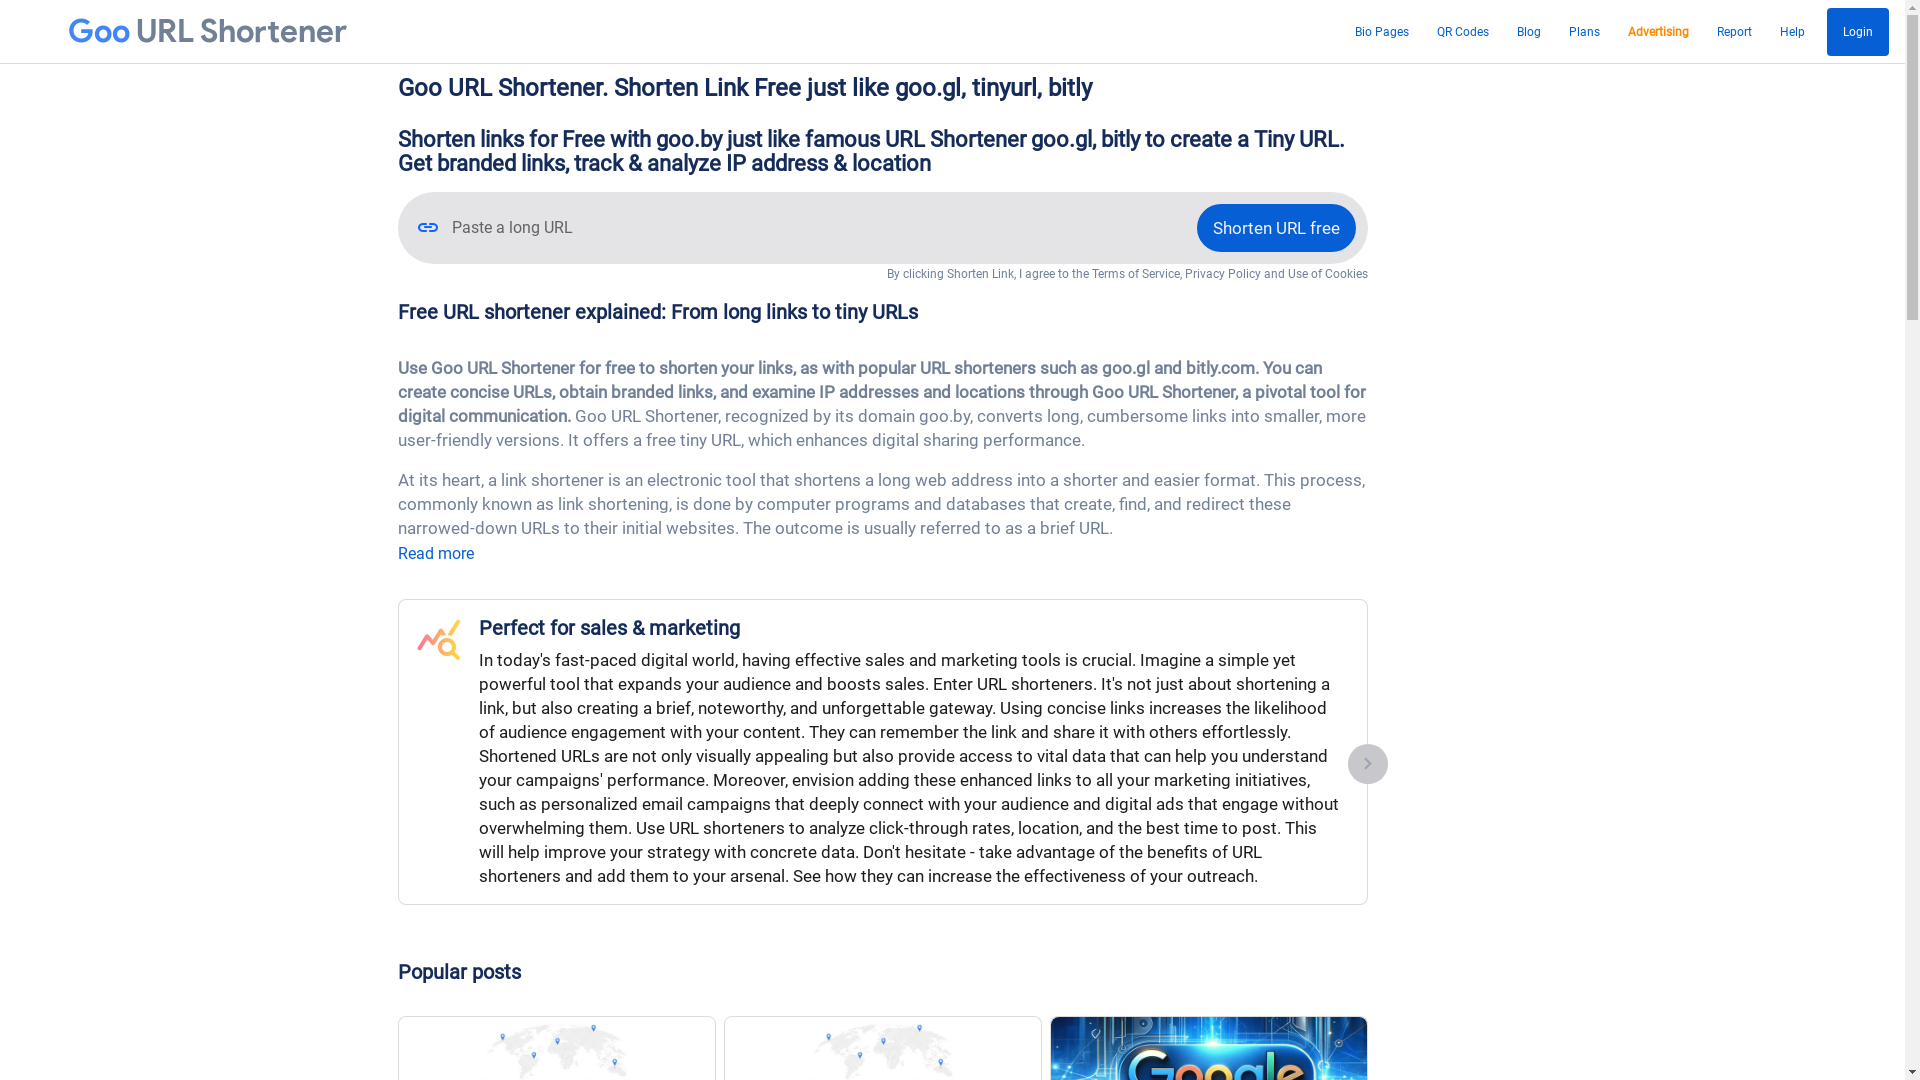  What do you see at coordinates (435, 553) in the screenshot?
I see `'Read more'` at bounding box center [435, 553].